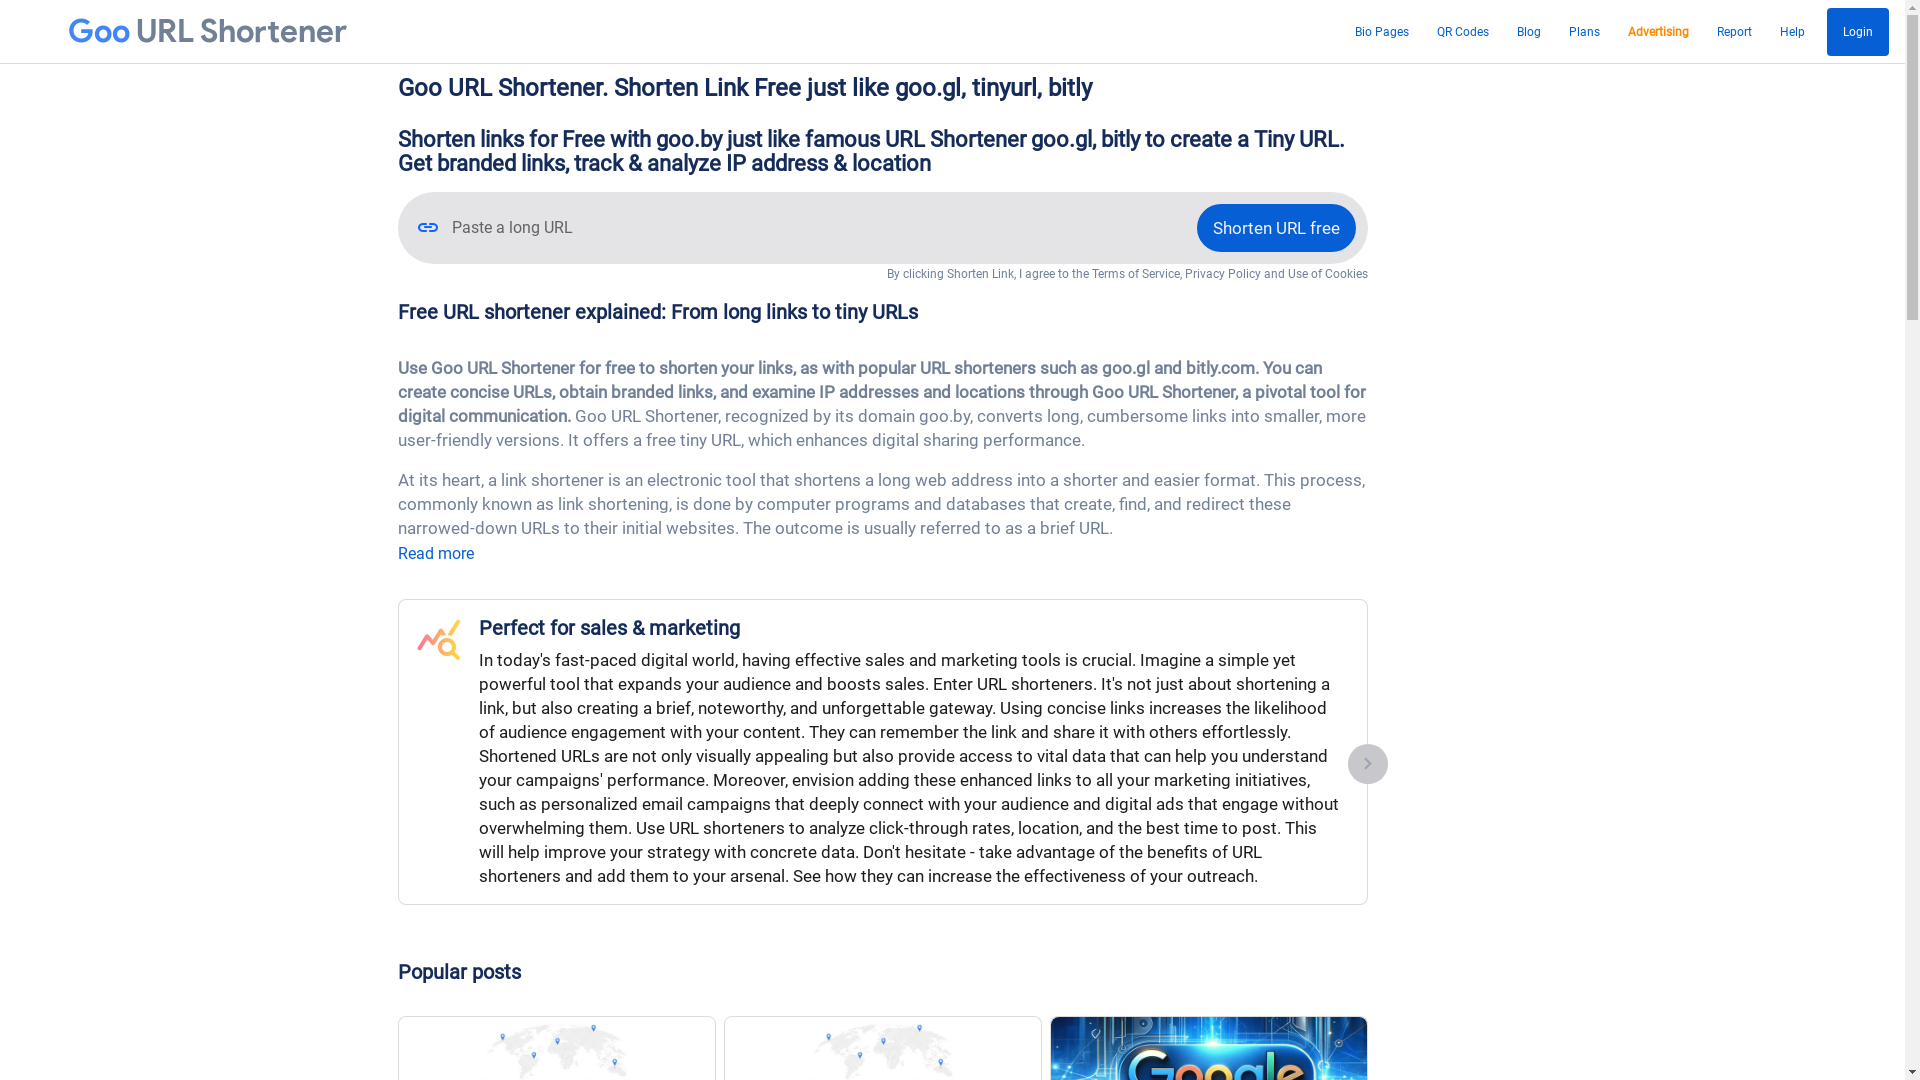  What do you see at coordinates (435, 553) in the screenshot?
I see `'Read more'` at bounding box center [435, 553].